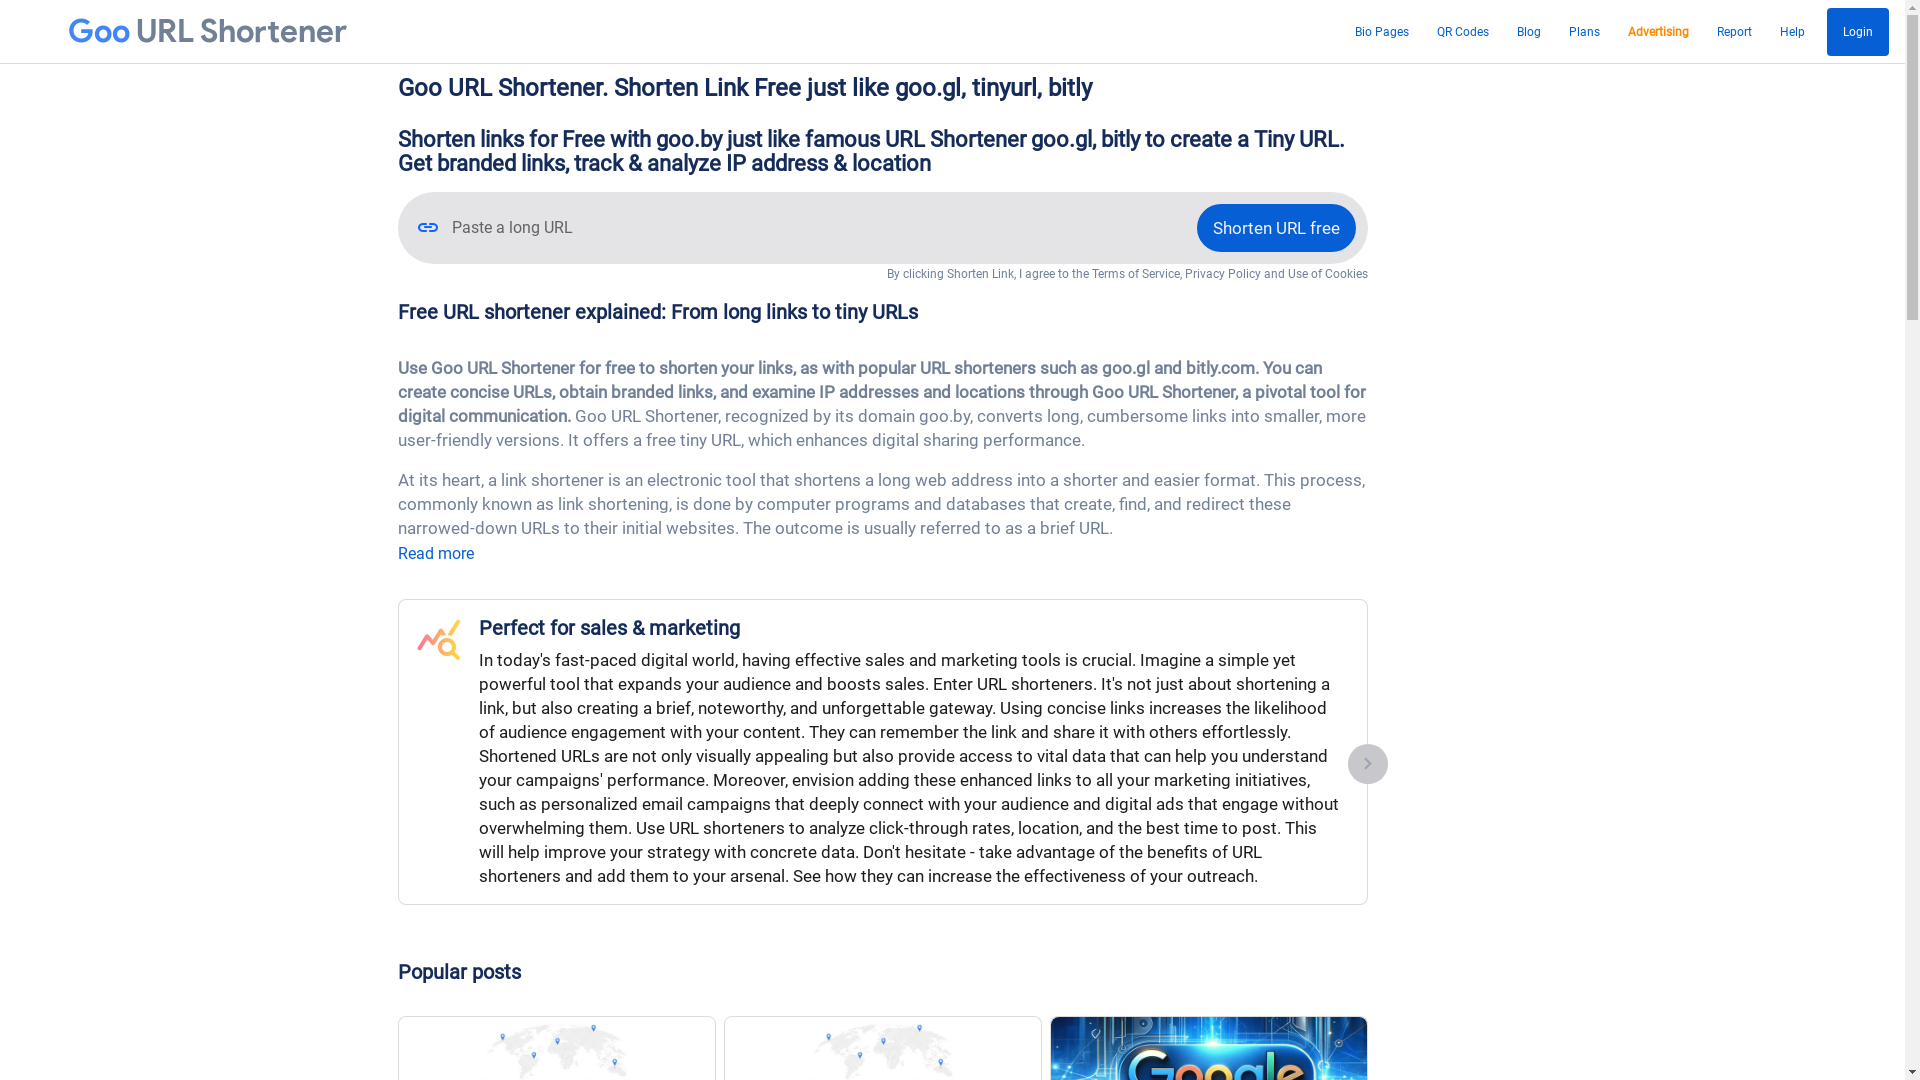  What do you see at coordinates (435, 553) in the screenshot?
I see `'Read more'` at bounding box center [435, 553].